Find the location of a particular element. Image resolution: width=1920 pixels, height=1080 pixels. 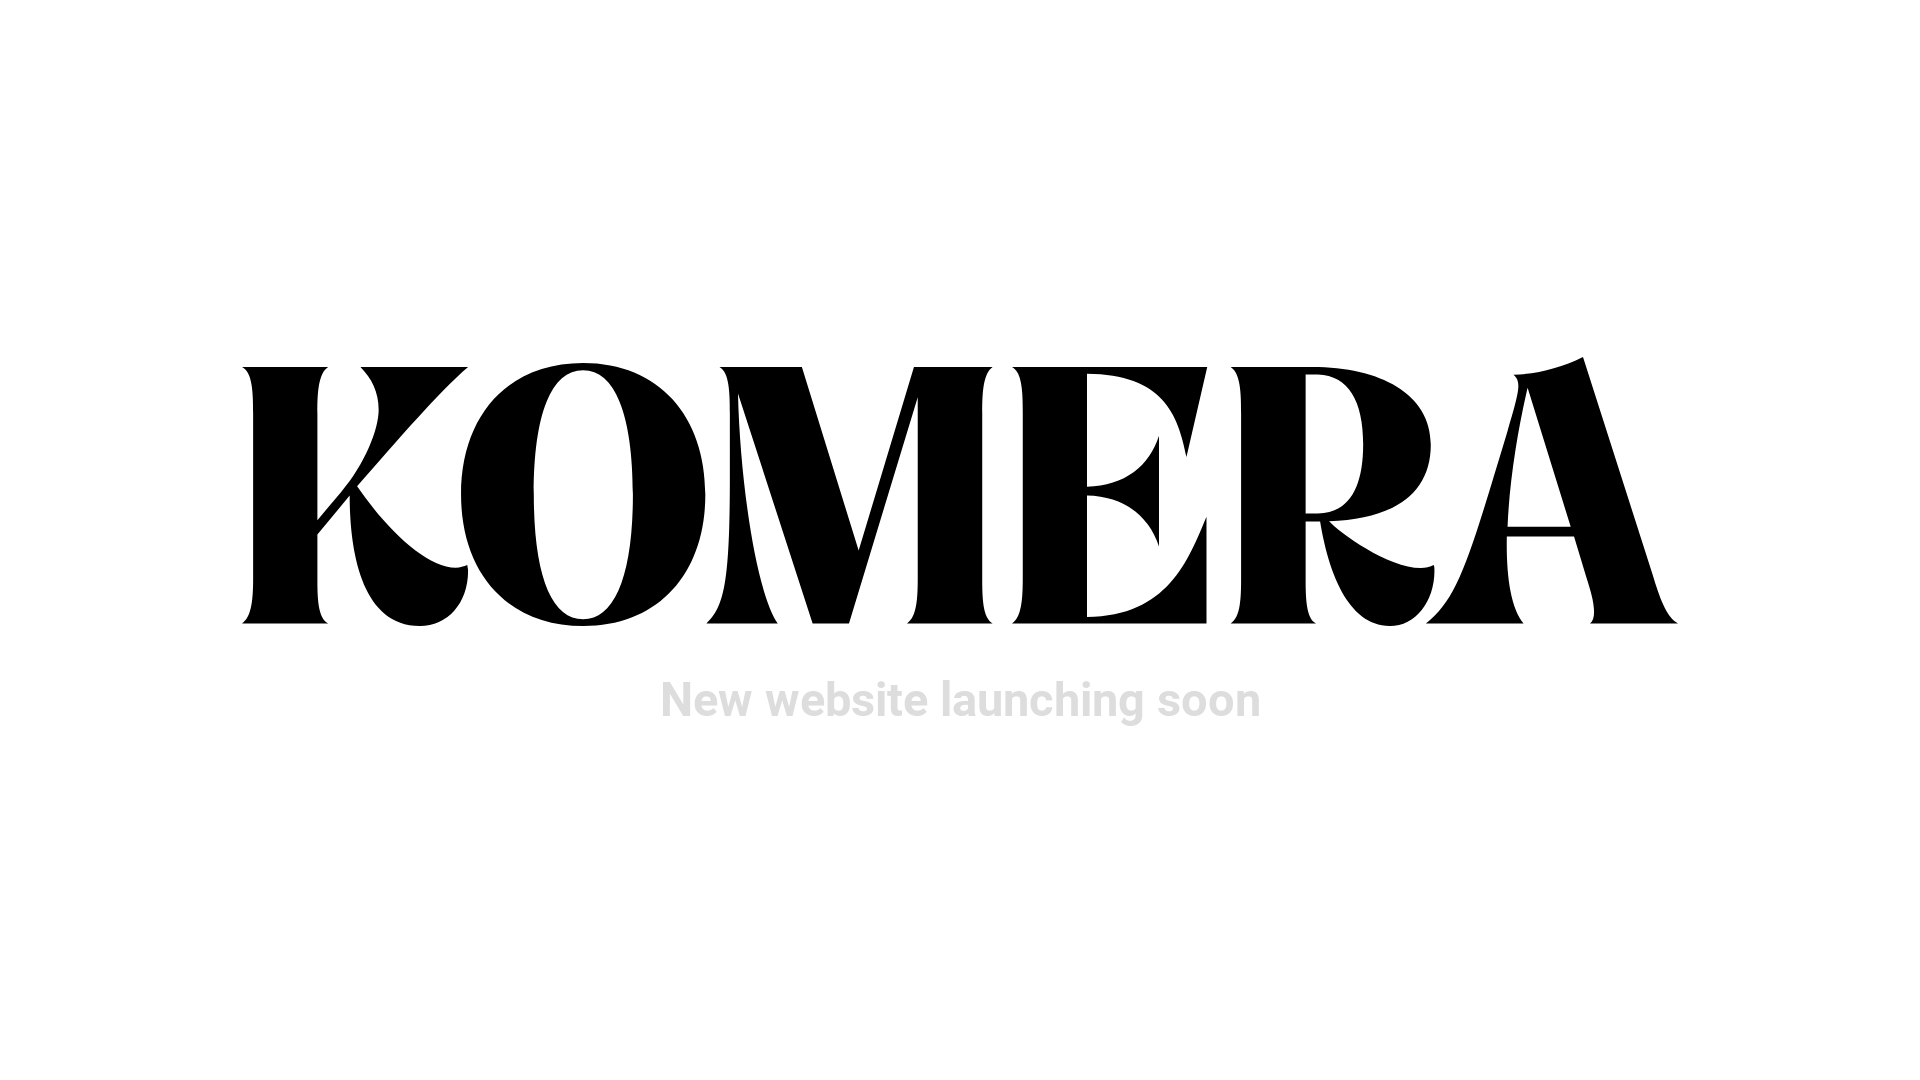

'komera_logo - Komera Group - Komera Group' is located at coordinates (960, 491).